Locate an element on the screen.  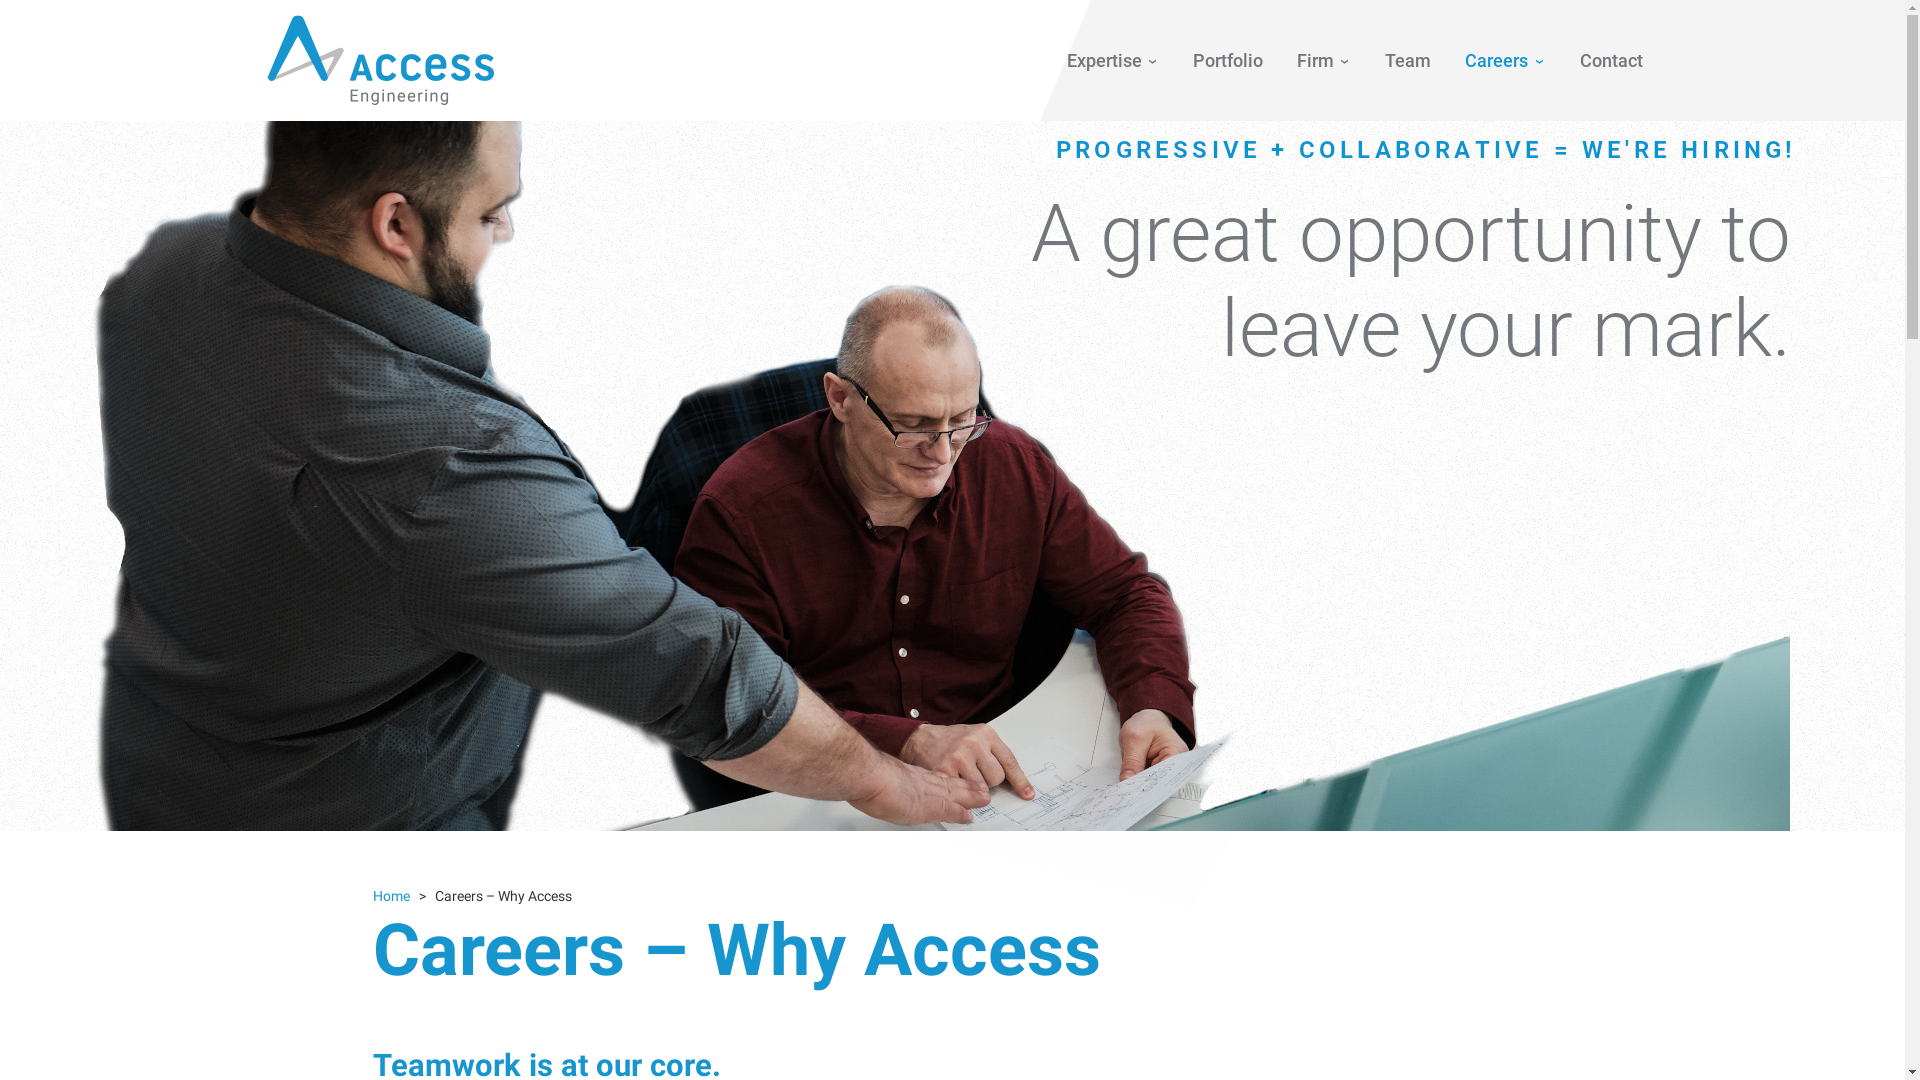
'Firm' is located at coordinates (1324, 59).